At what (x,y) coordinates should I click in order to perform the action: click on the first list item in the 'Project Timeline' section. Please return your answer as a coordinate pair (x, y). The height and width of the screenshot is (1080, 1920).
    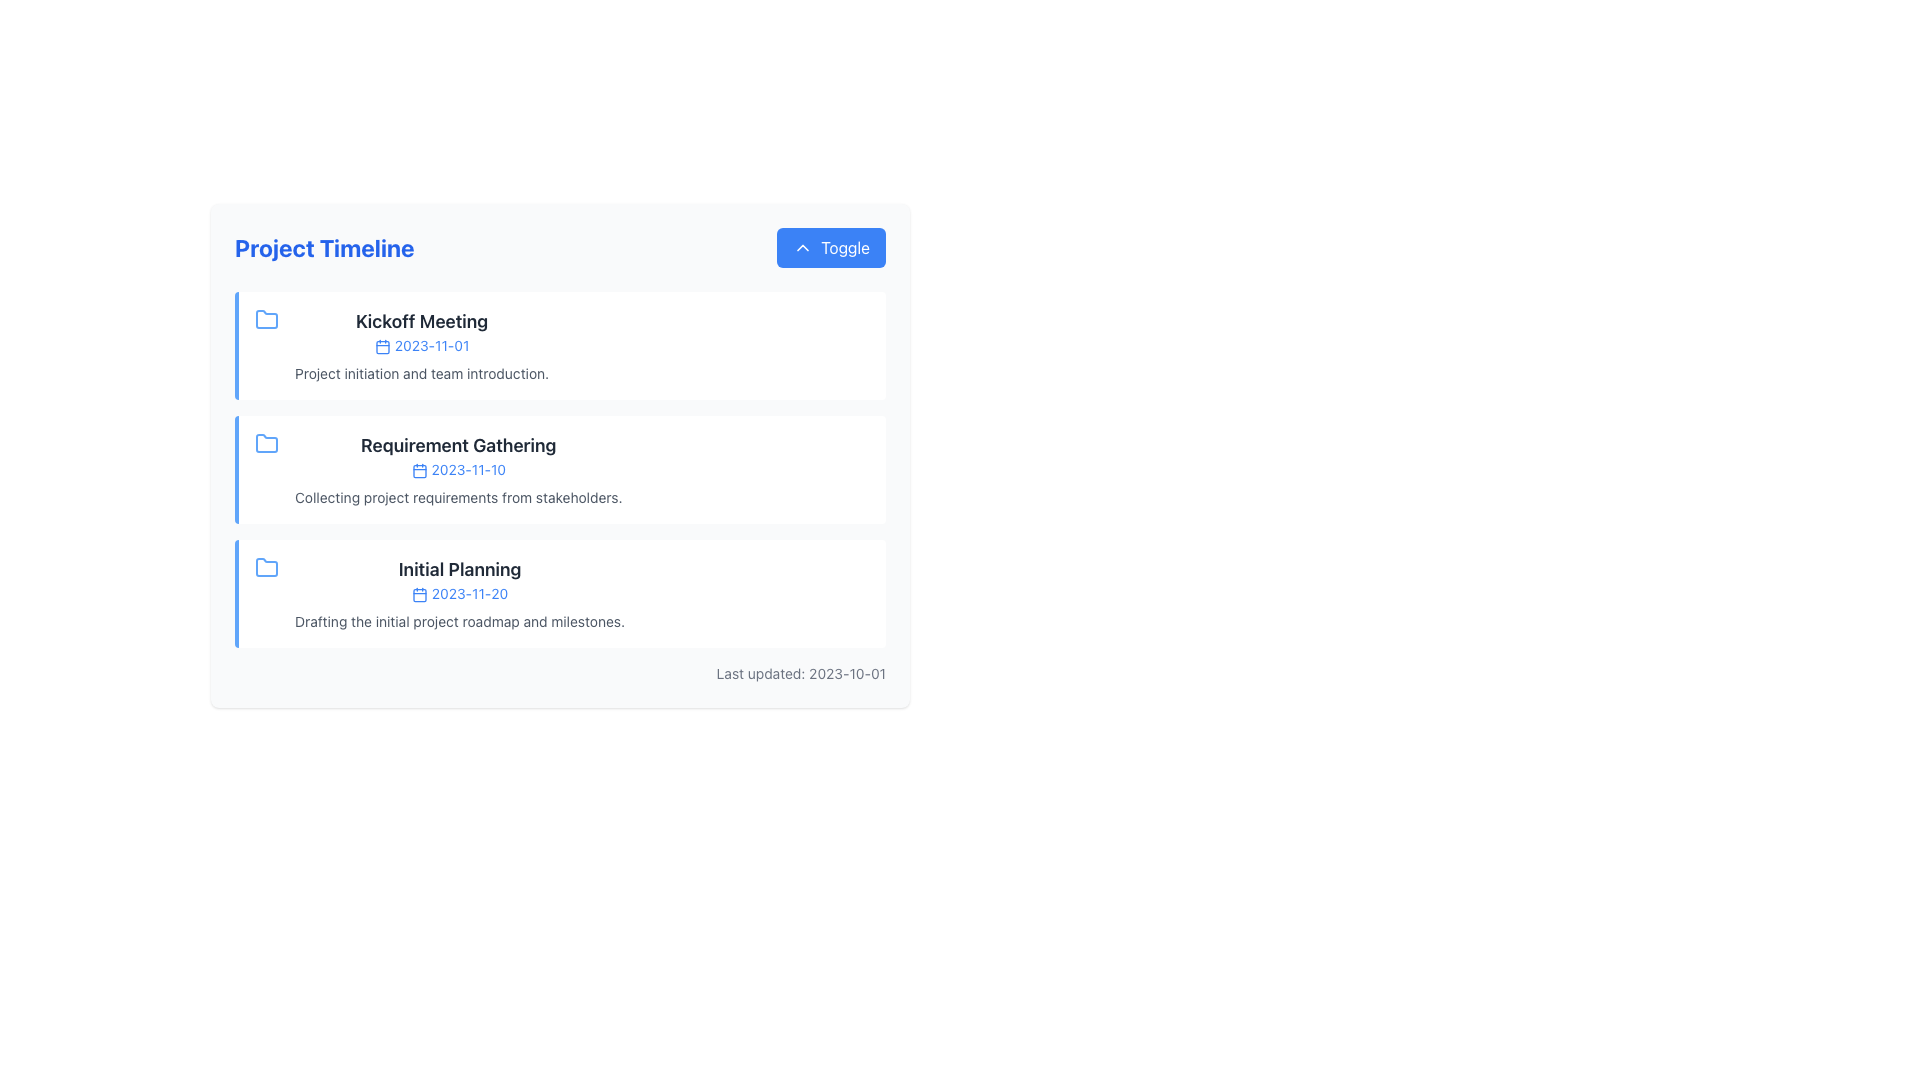
    Looking at the image, I should click on (561, 345).